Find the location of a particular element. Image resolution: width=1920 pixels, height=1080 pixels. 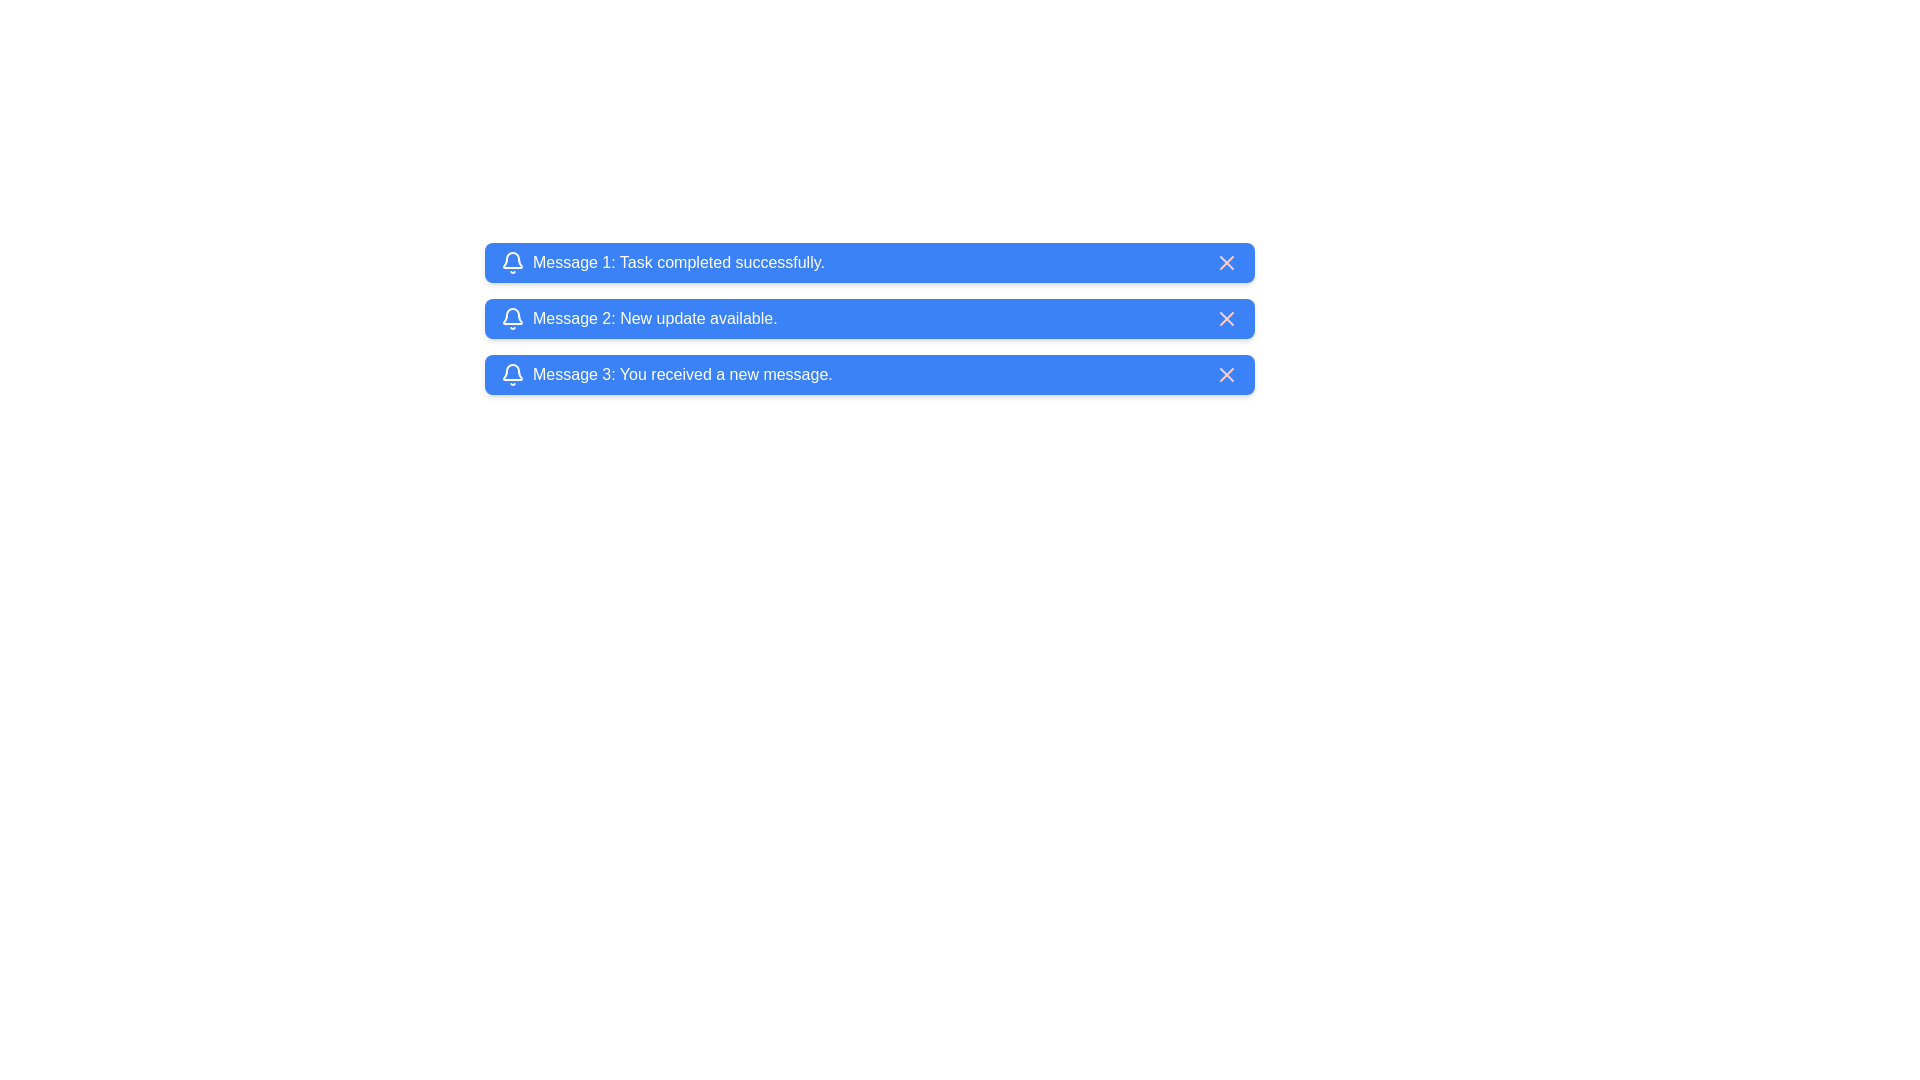

the non-interactive icon representing a notification or alert, located within the last notification message box adjacent to the message text 'Message 3: You received a new message.' is located at coordinates (513, 372).